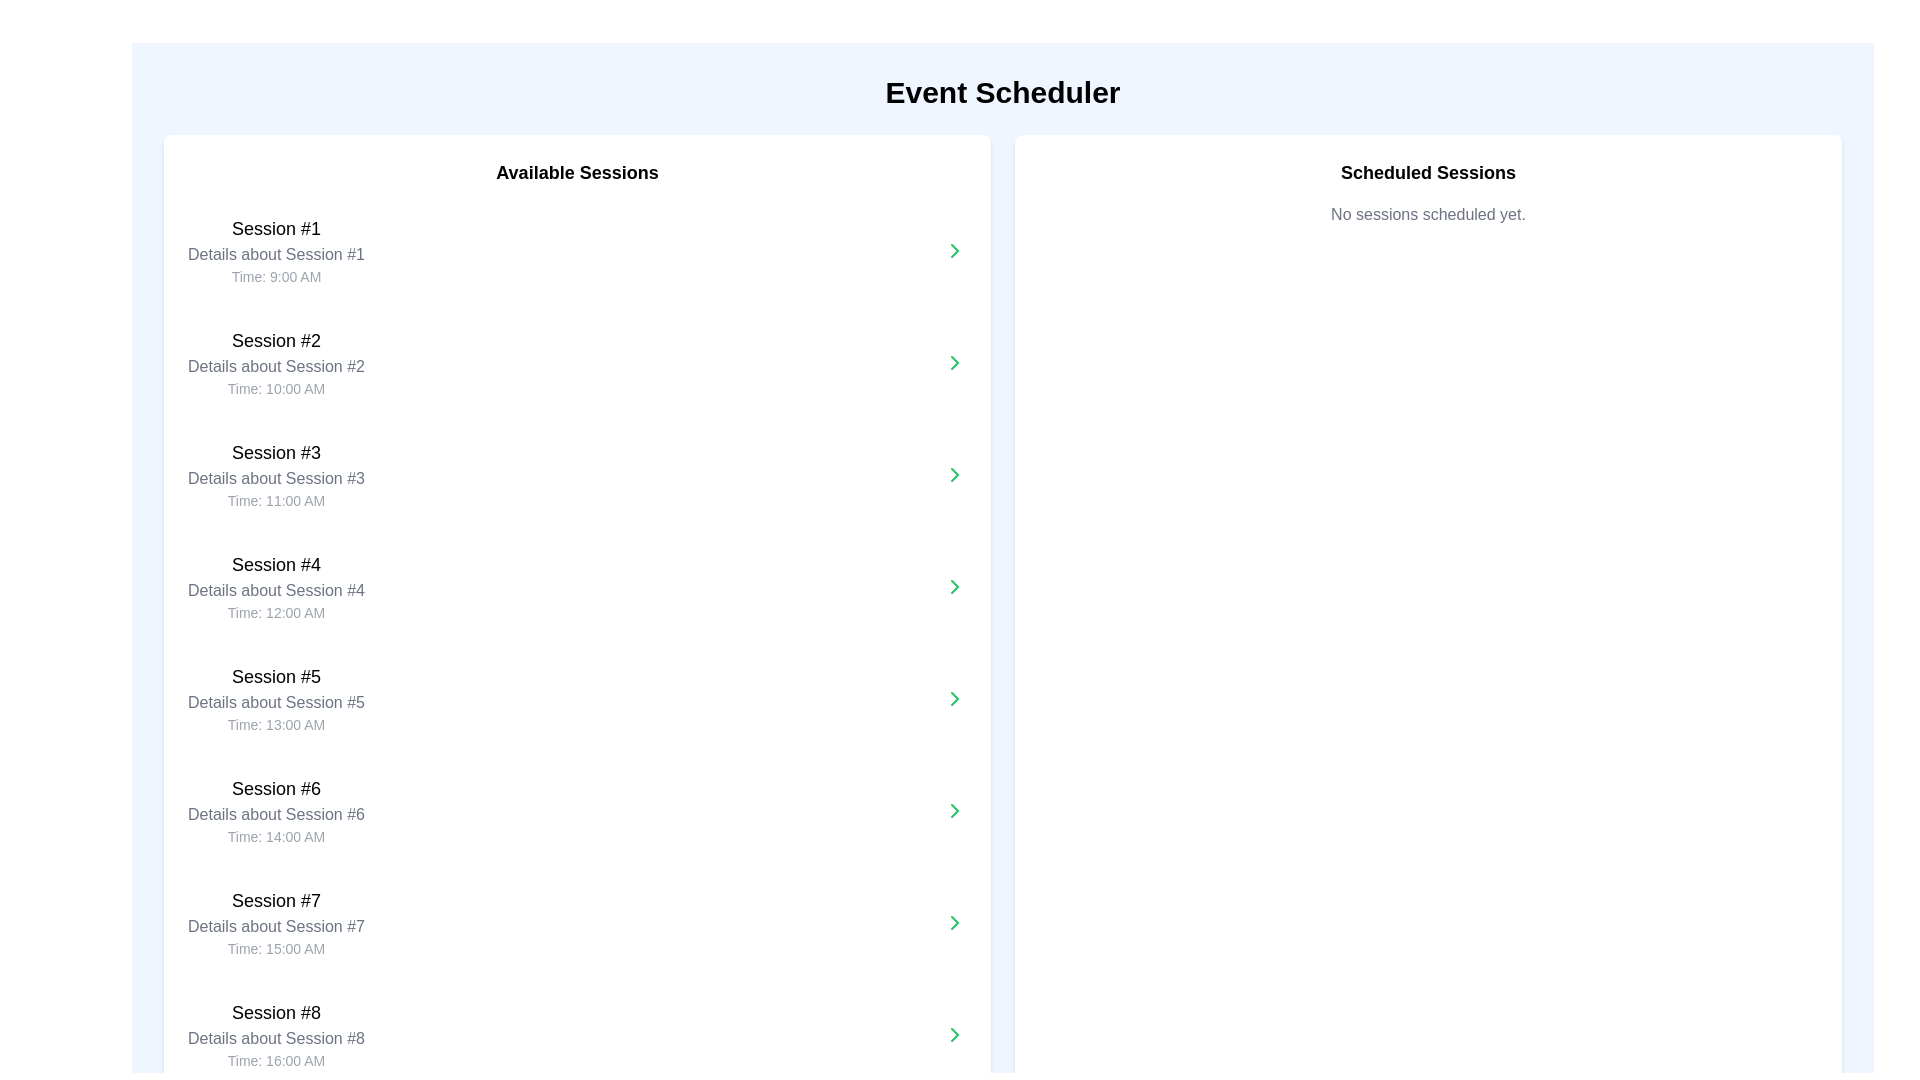 This screenshot has height=1080, width=1920. Describe the element at coordinates (954, 249) in the screenshot. I see `the navigation button for 'Session #1' to change its color` at that location.